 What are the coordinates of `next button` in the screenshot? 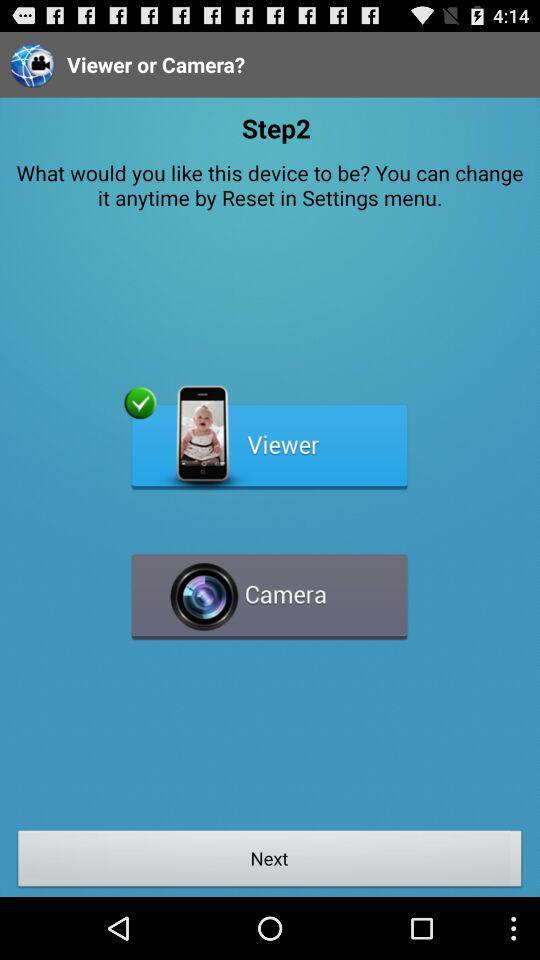 It's located at (270, 860).